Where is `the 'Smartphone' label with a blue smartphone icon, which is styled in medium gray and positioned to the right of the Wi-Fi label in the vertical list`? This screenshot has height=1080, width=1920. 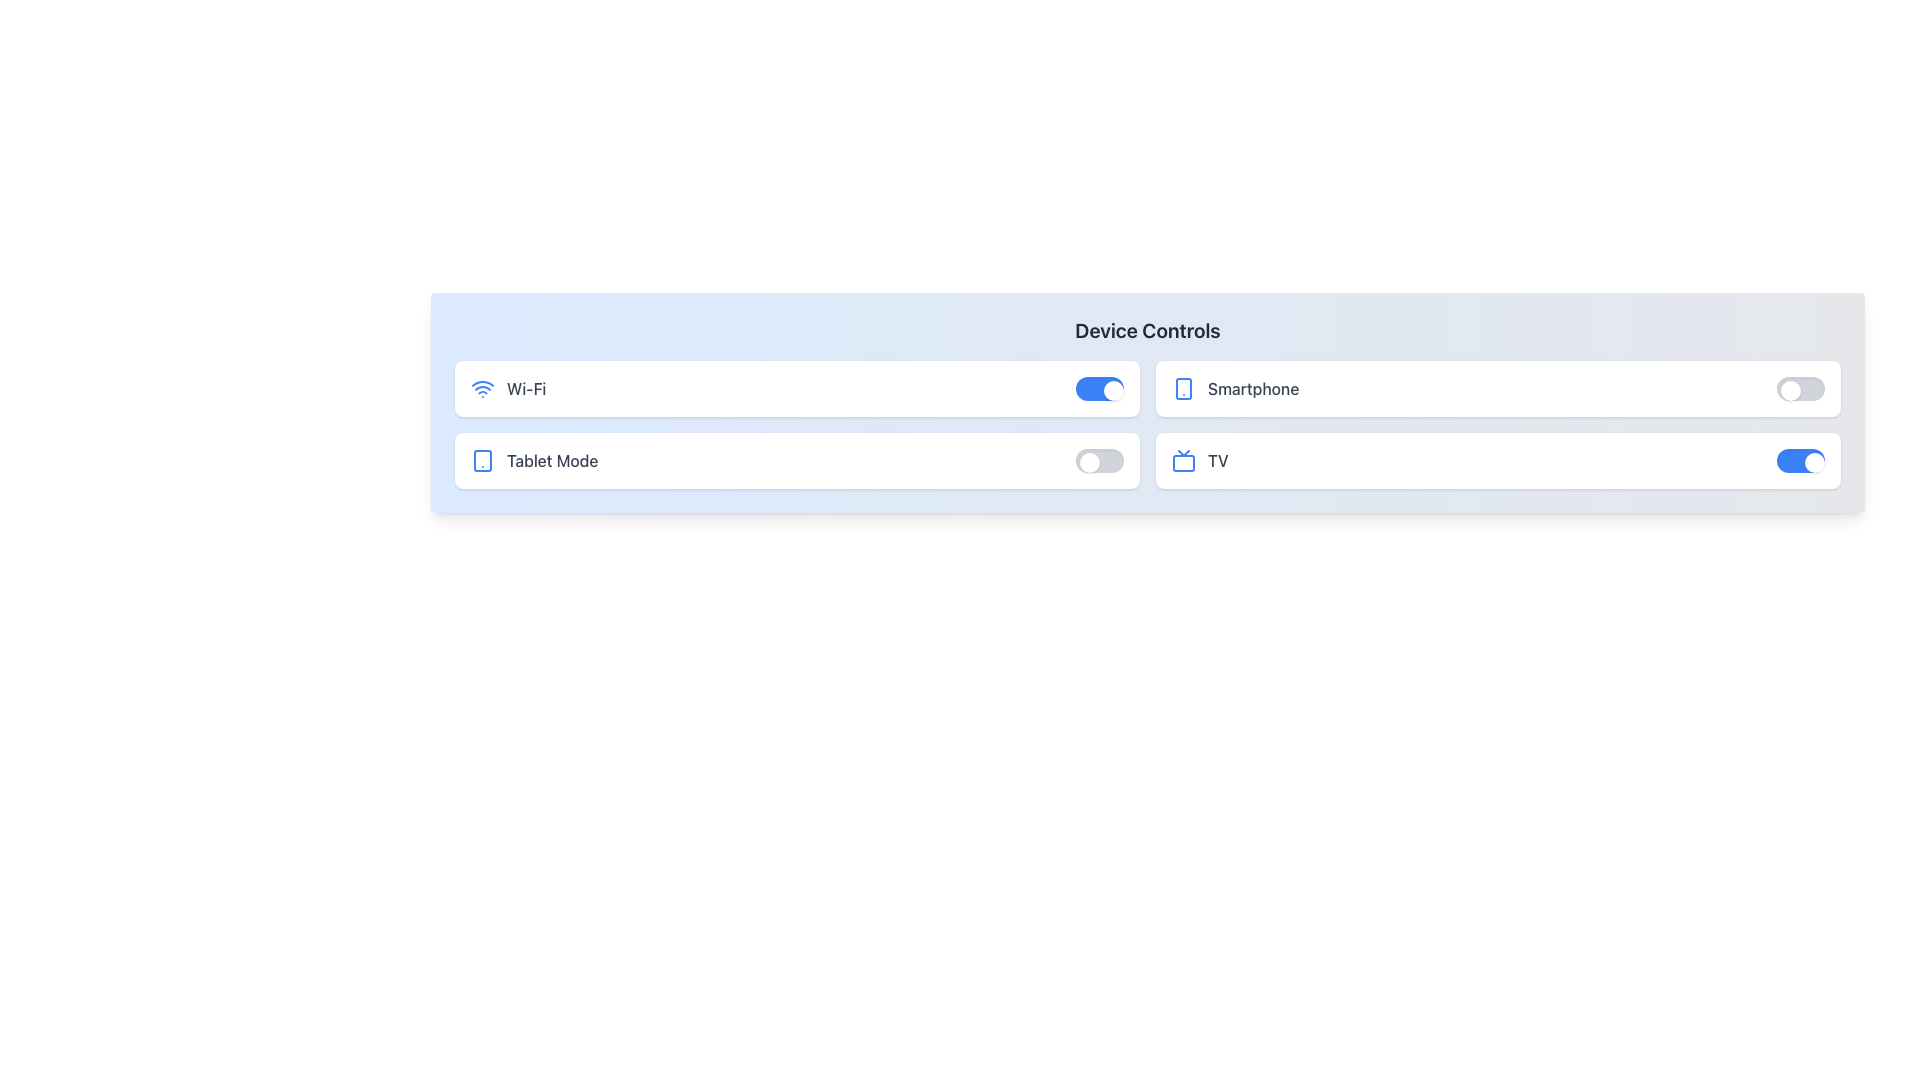 the 'Smartphone' label with a blue smartphone icon, which is styled in medium gray and positioned to the right of the Wi-Fi label in the vertical list is located at coordinates (1234, 389).